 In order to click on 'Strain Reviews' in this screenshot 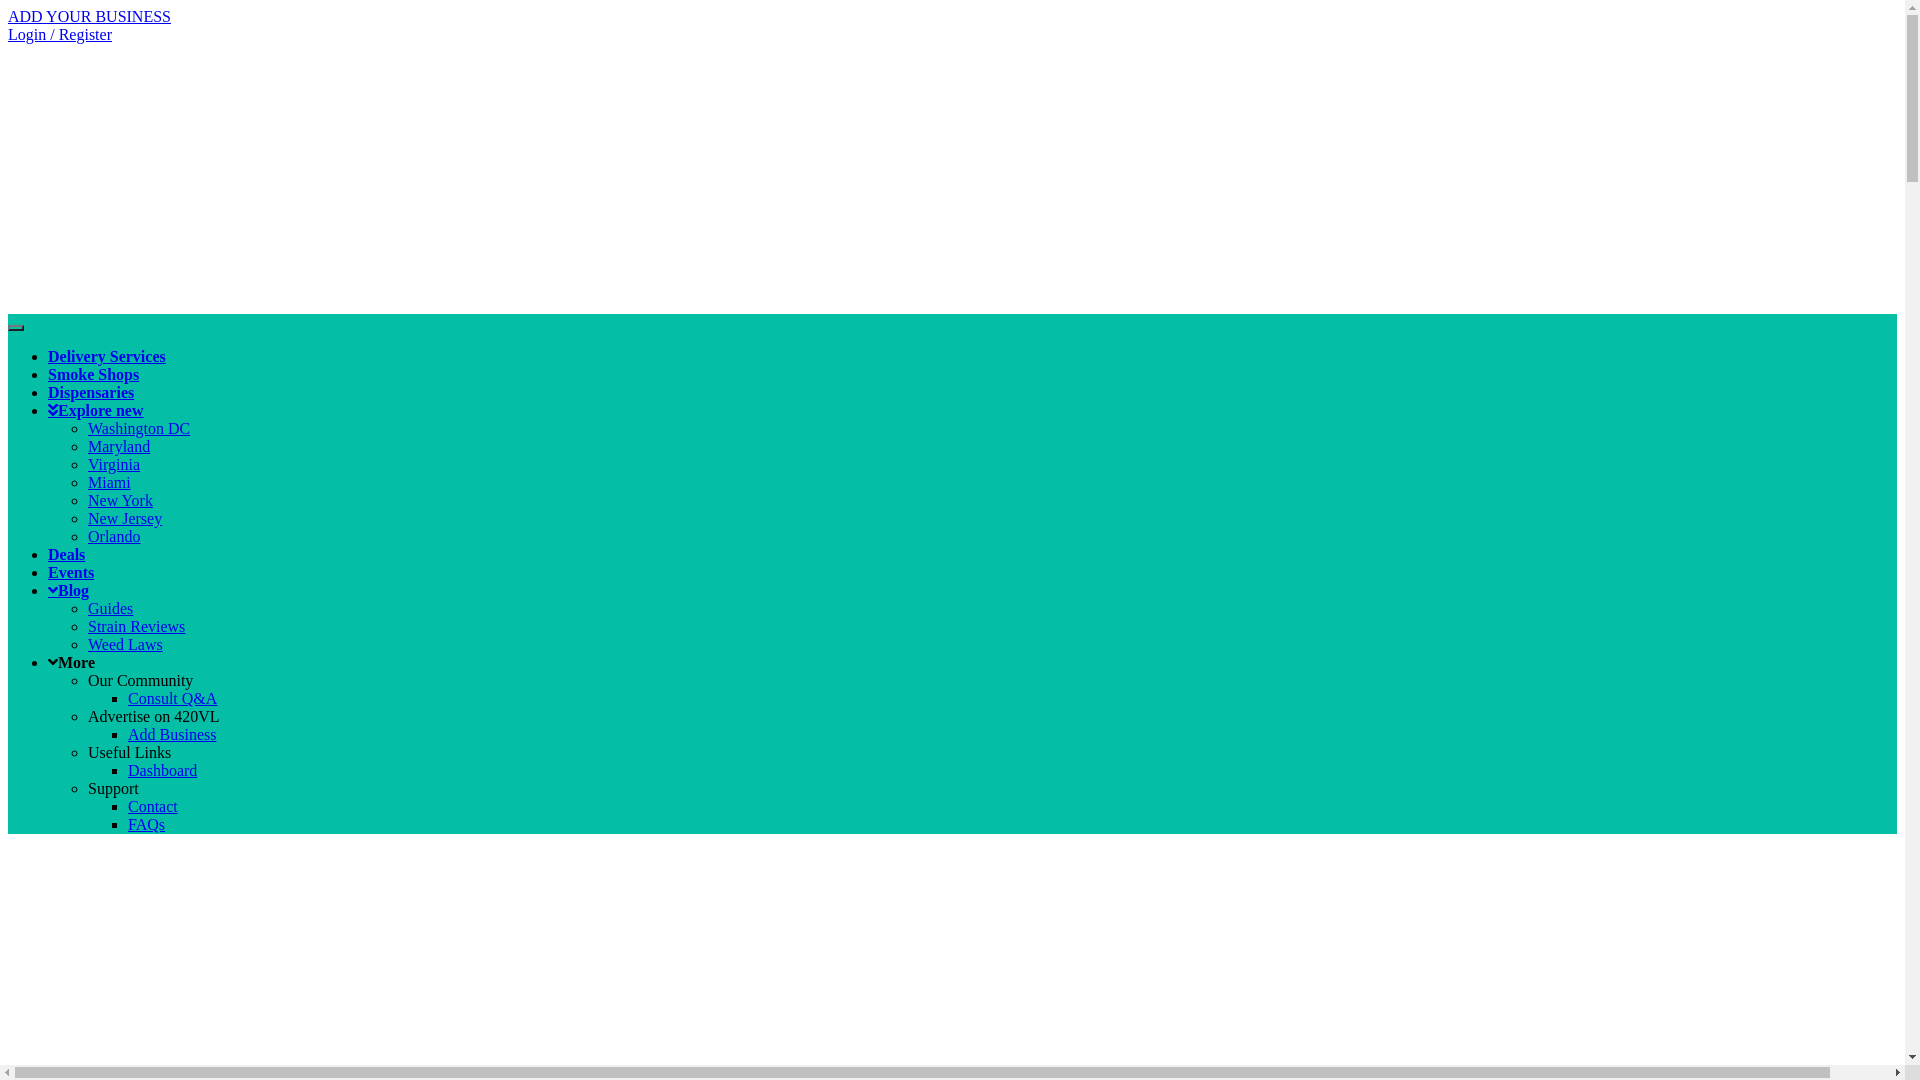, I will do `click(135, 625)`.